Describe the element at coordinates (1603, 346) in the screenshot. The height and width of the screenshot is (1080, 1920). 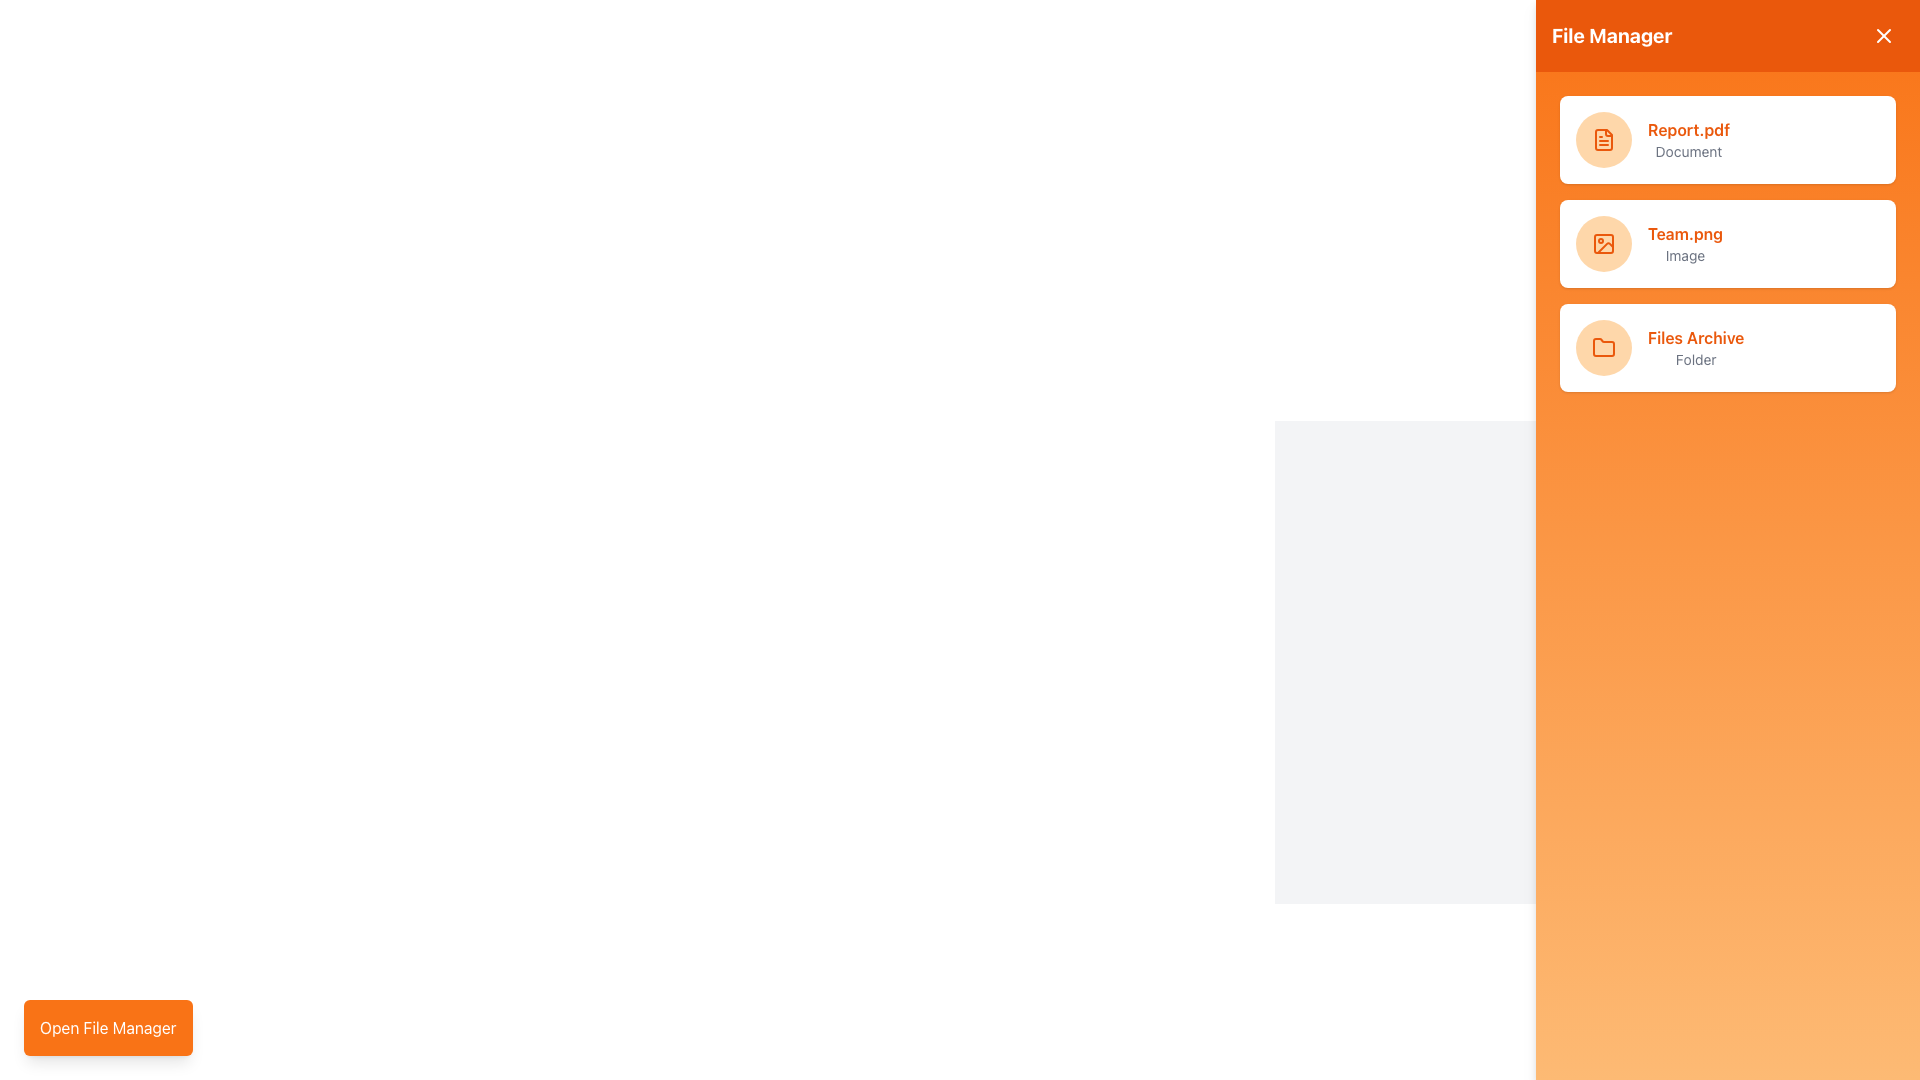
I see `the folder icon representing the 'Files Archive' entry in the right-side panel of the interface, which is the third entry below 'Team.png' and 'Report.pdf'` at that location.